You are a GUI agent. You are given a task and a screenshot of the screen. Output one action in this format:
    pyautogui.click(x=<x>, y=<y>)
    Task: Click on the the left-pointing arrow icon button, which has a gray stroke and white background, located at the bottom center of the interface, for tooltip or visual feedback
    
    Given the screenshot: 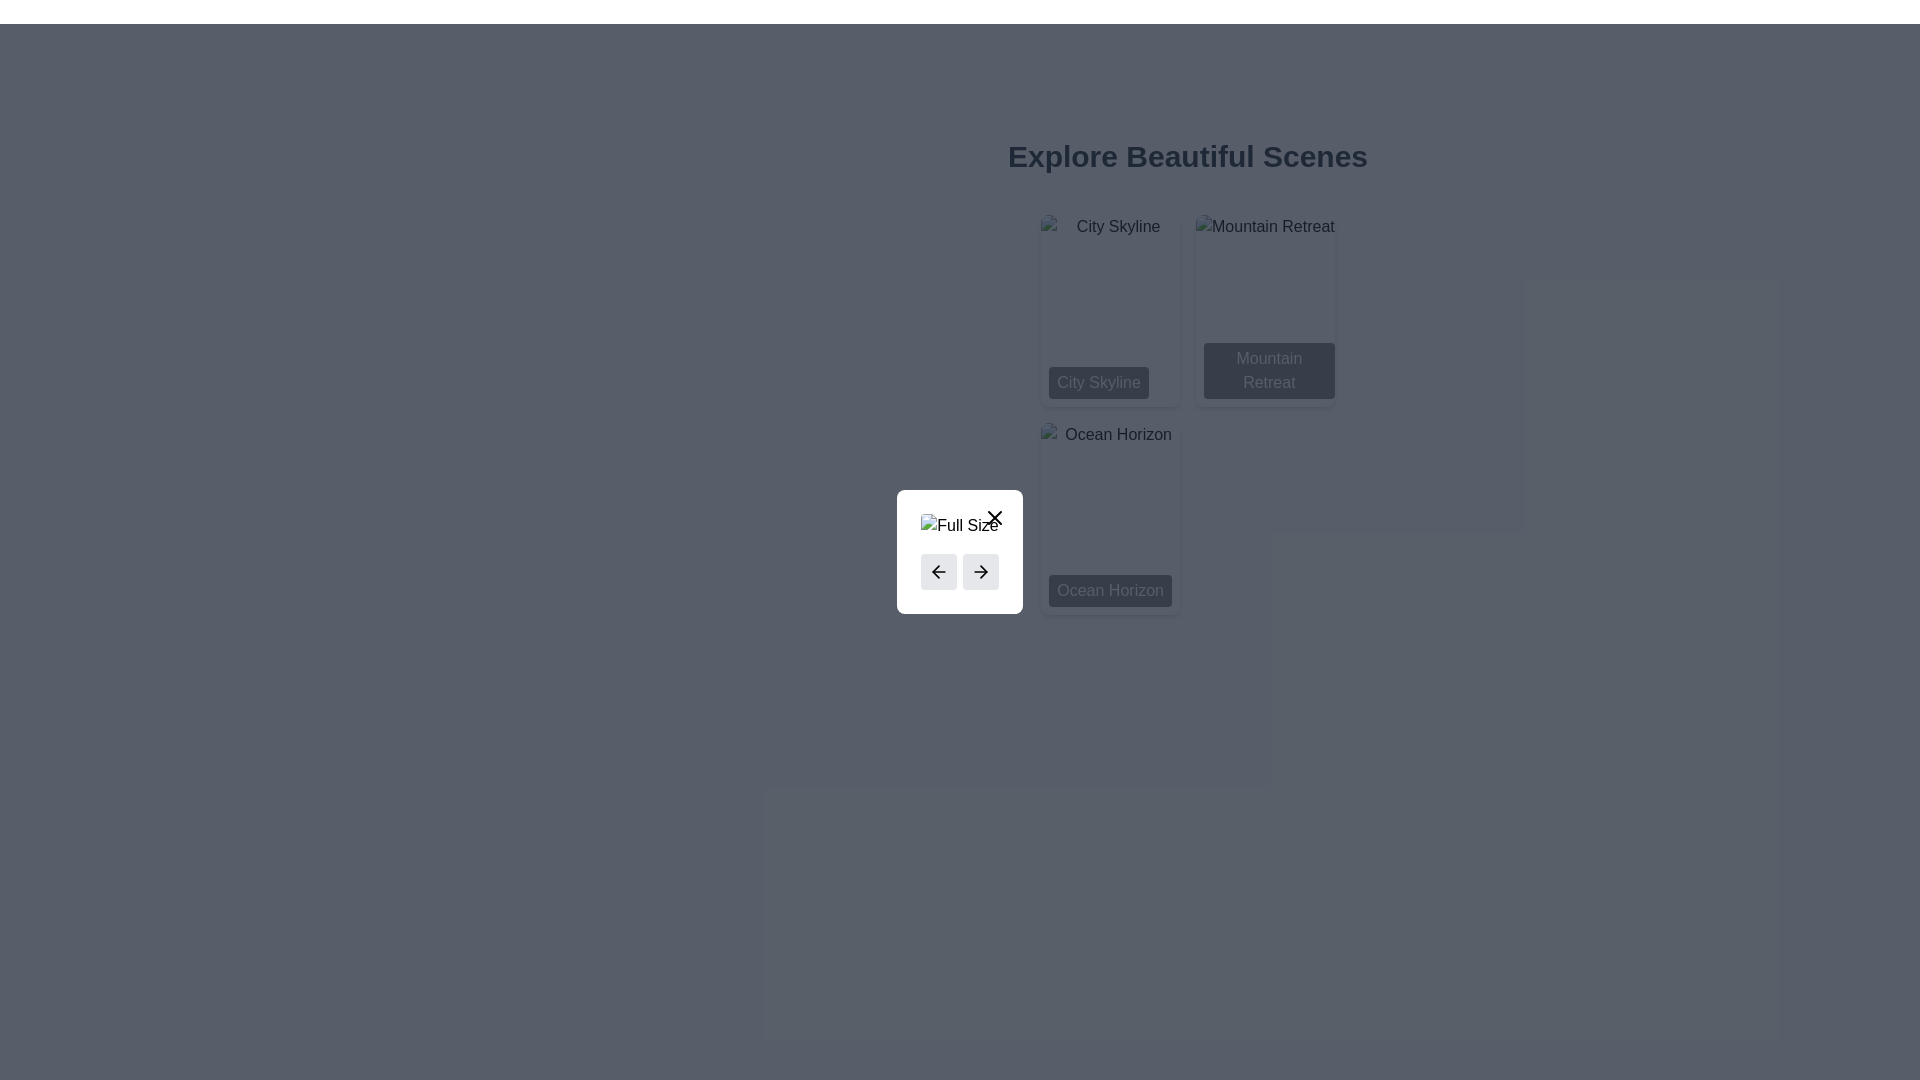 What is the action you would take?
    pyautogui.click(x=938, y=571)
    